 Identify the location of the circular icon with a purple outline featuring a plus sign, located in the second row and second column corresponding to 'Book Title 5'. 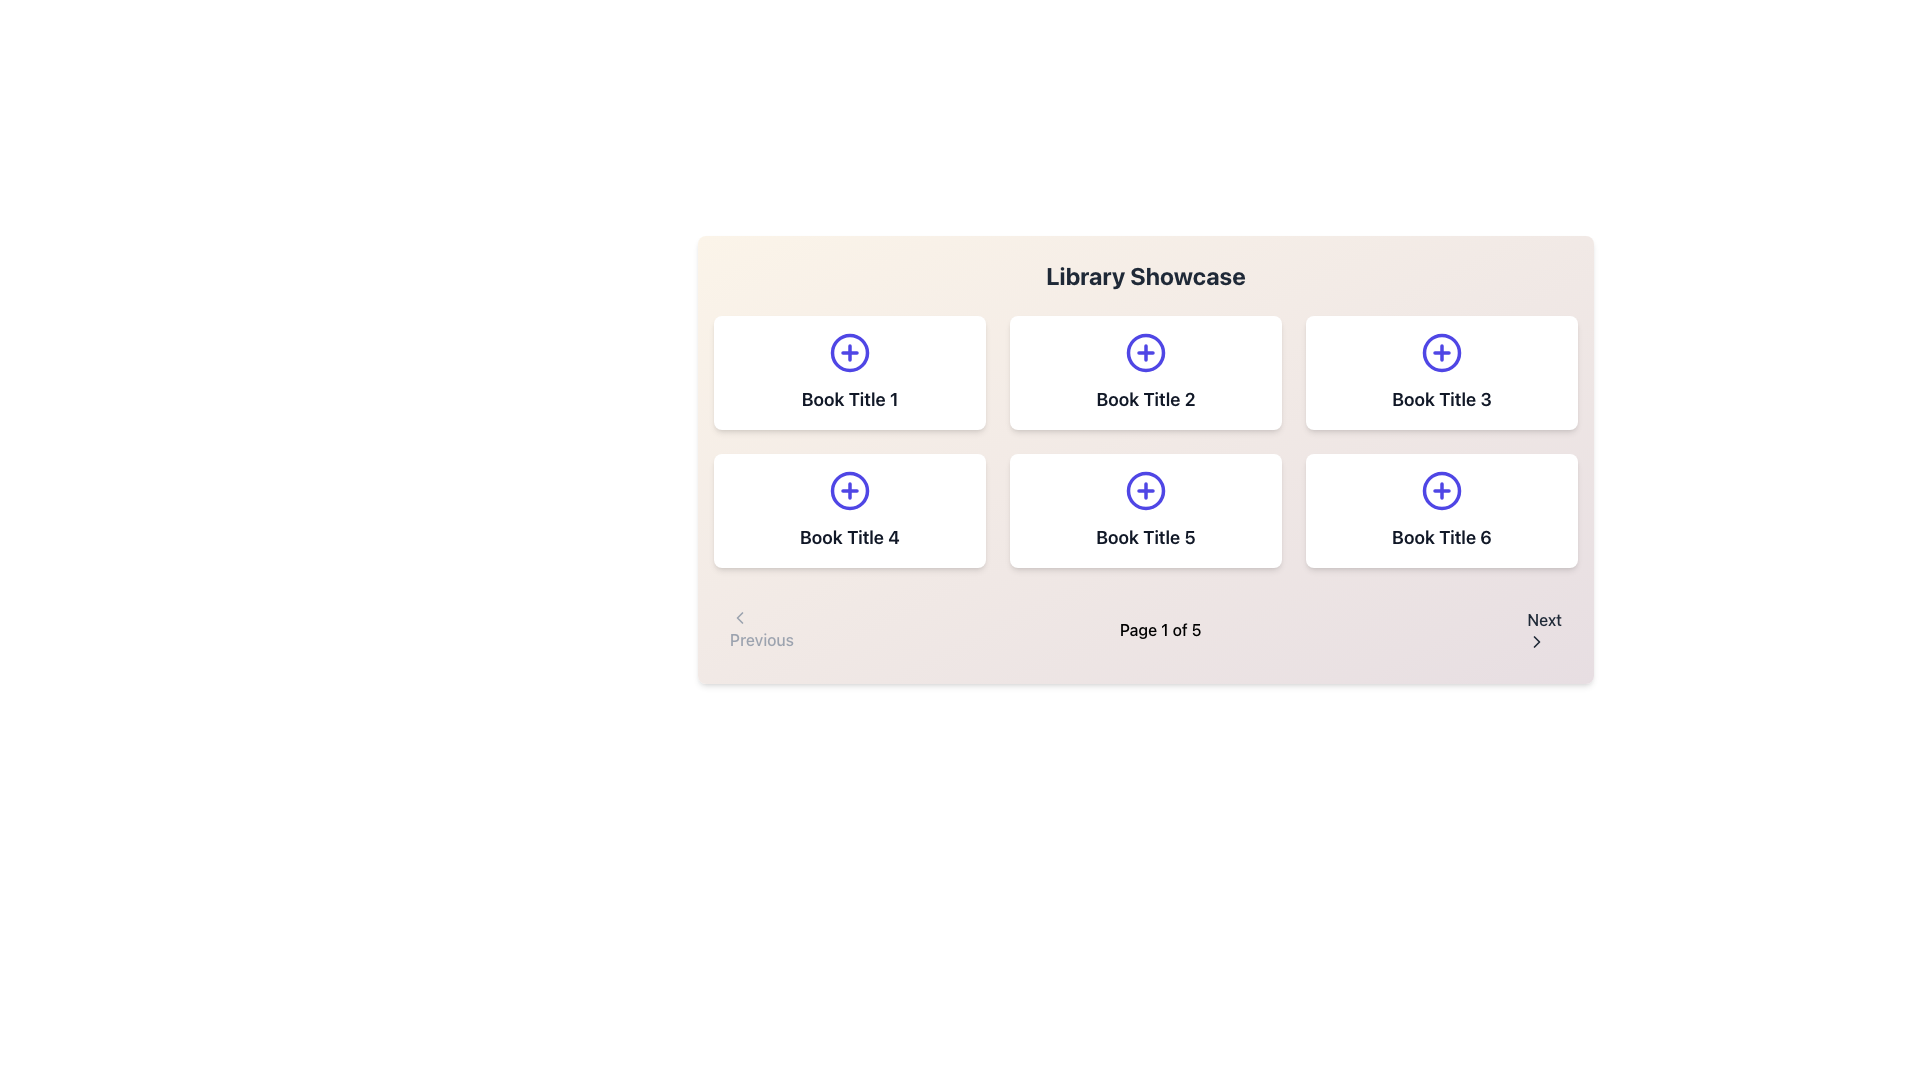
(1146, 490).